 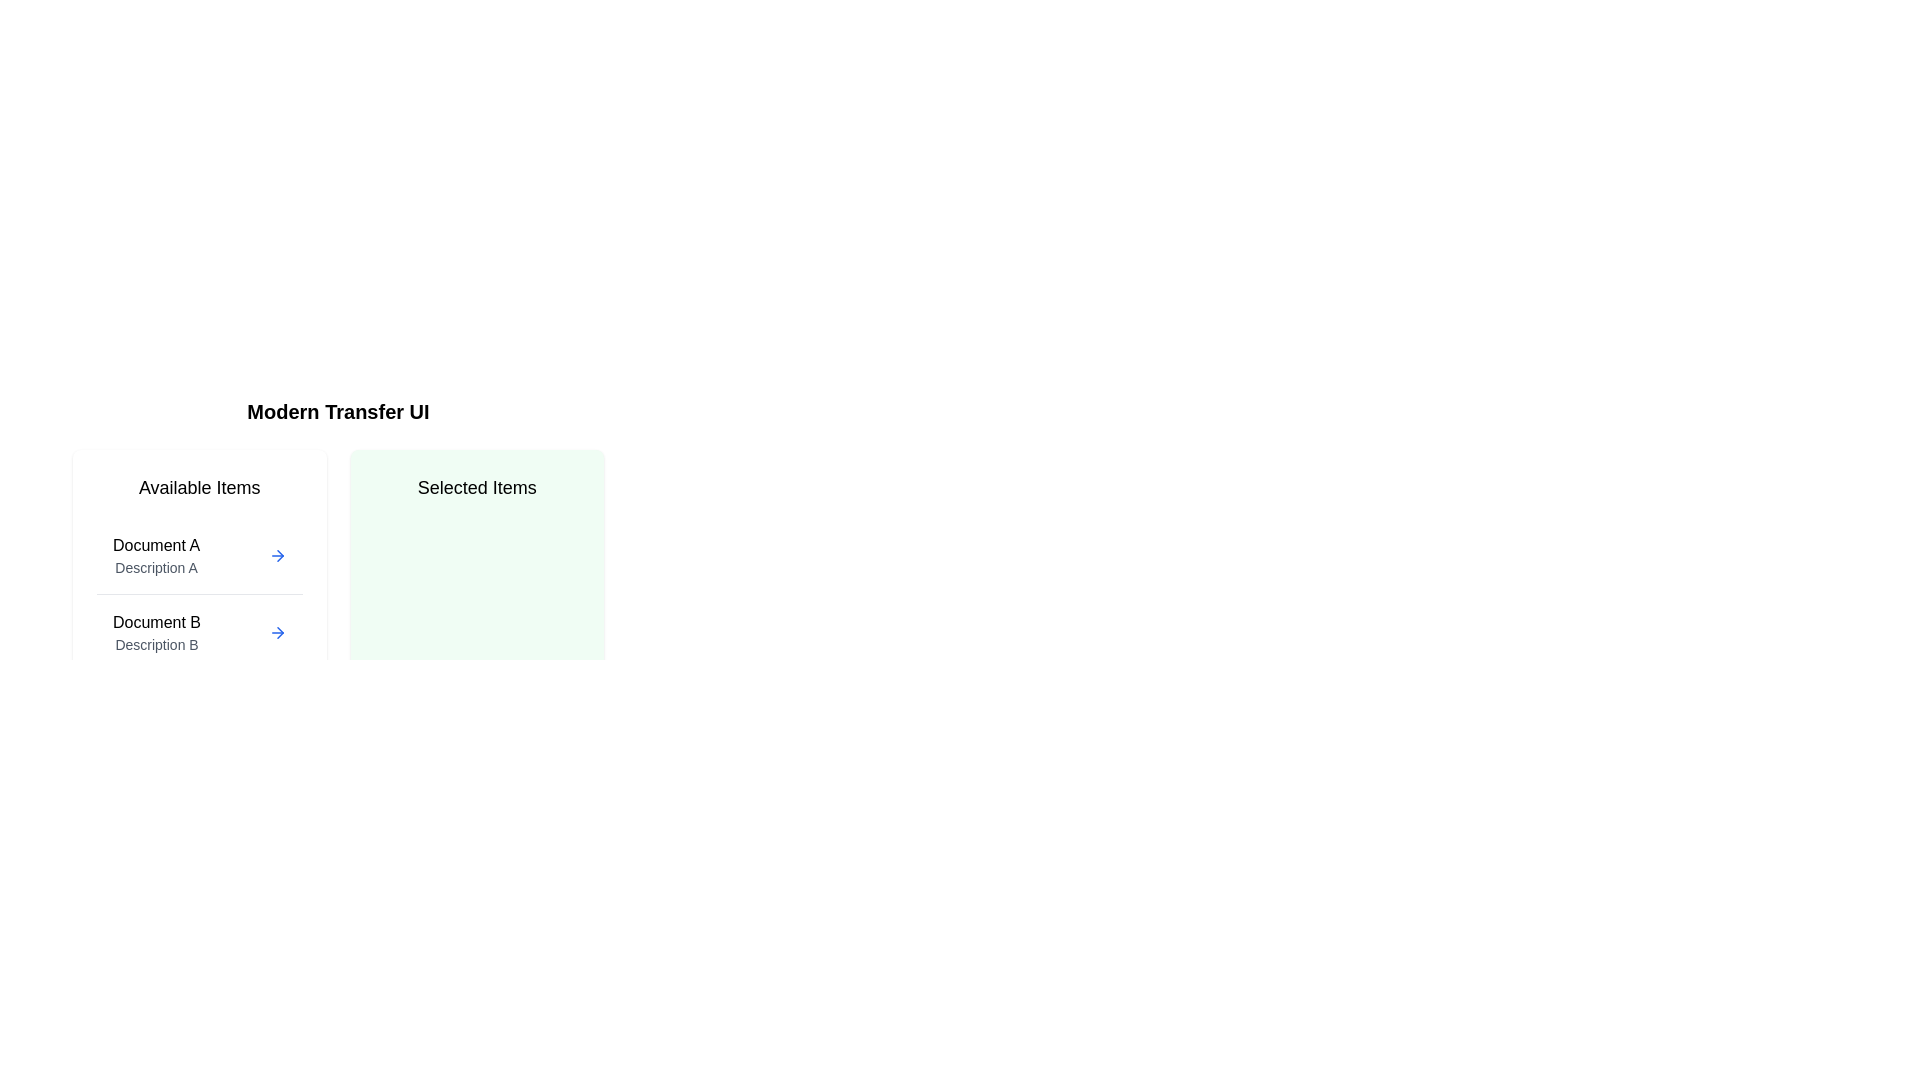 I want to click on the text label displaying 'Description A' located in the 'Available Items' section, beneath the 'Document A' label, so click(x=155, y=567).